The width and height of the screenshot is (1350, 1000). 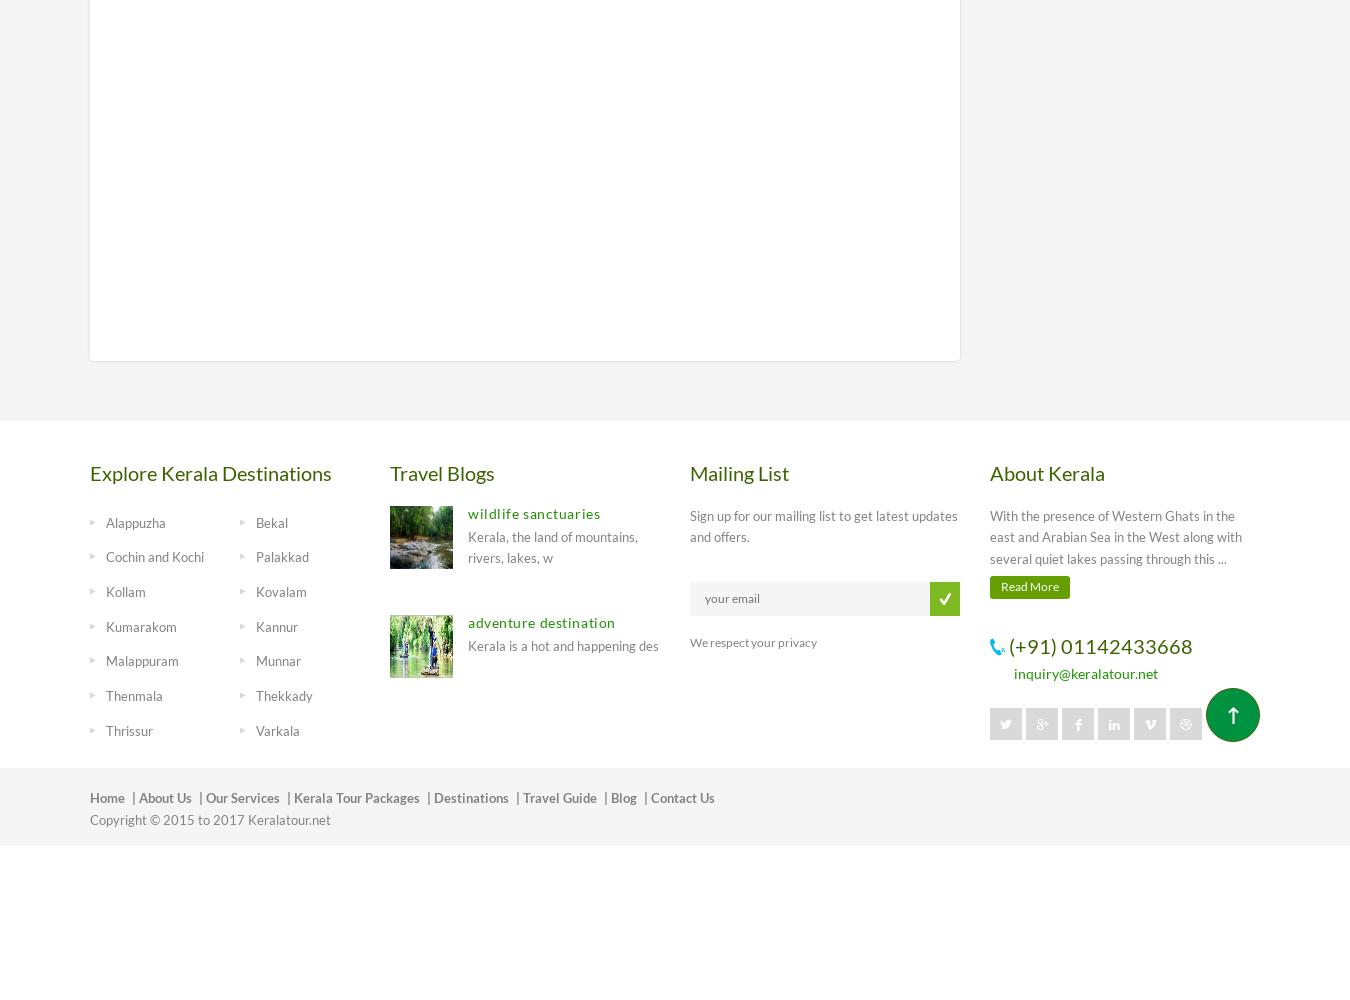 What do you see at coordinates (154, 557) in the screenshot?
I see `'Cochin and Kochi'` at bounding box center [154, 557].